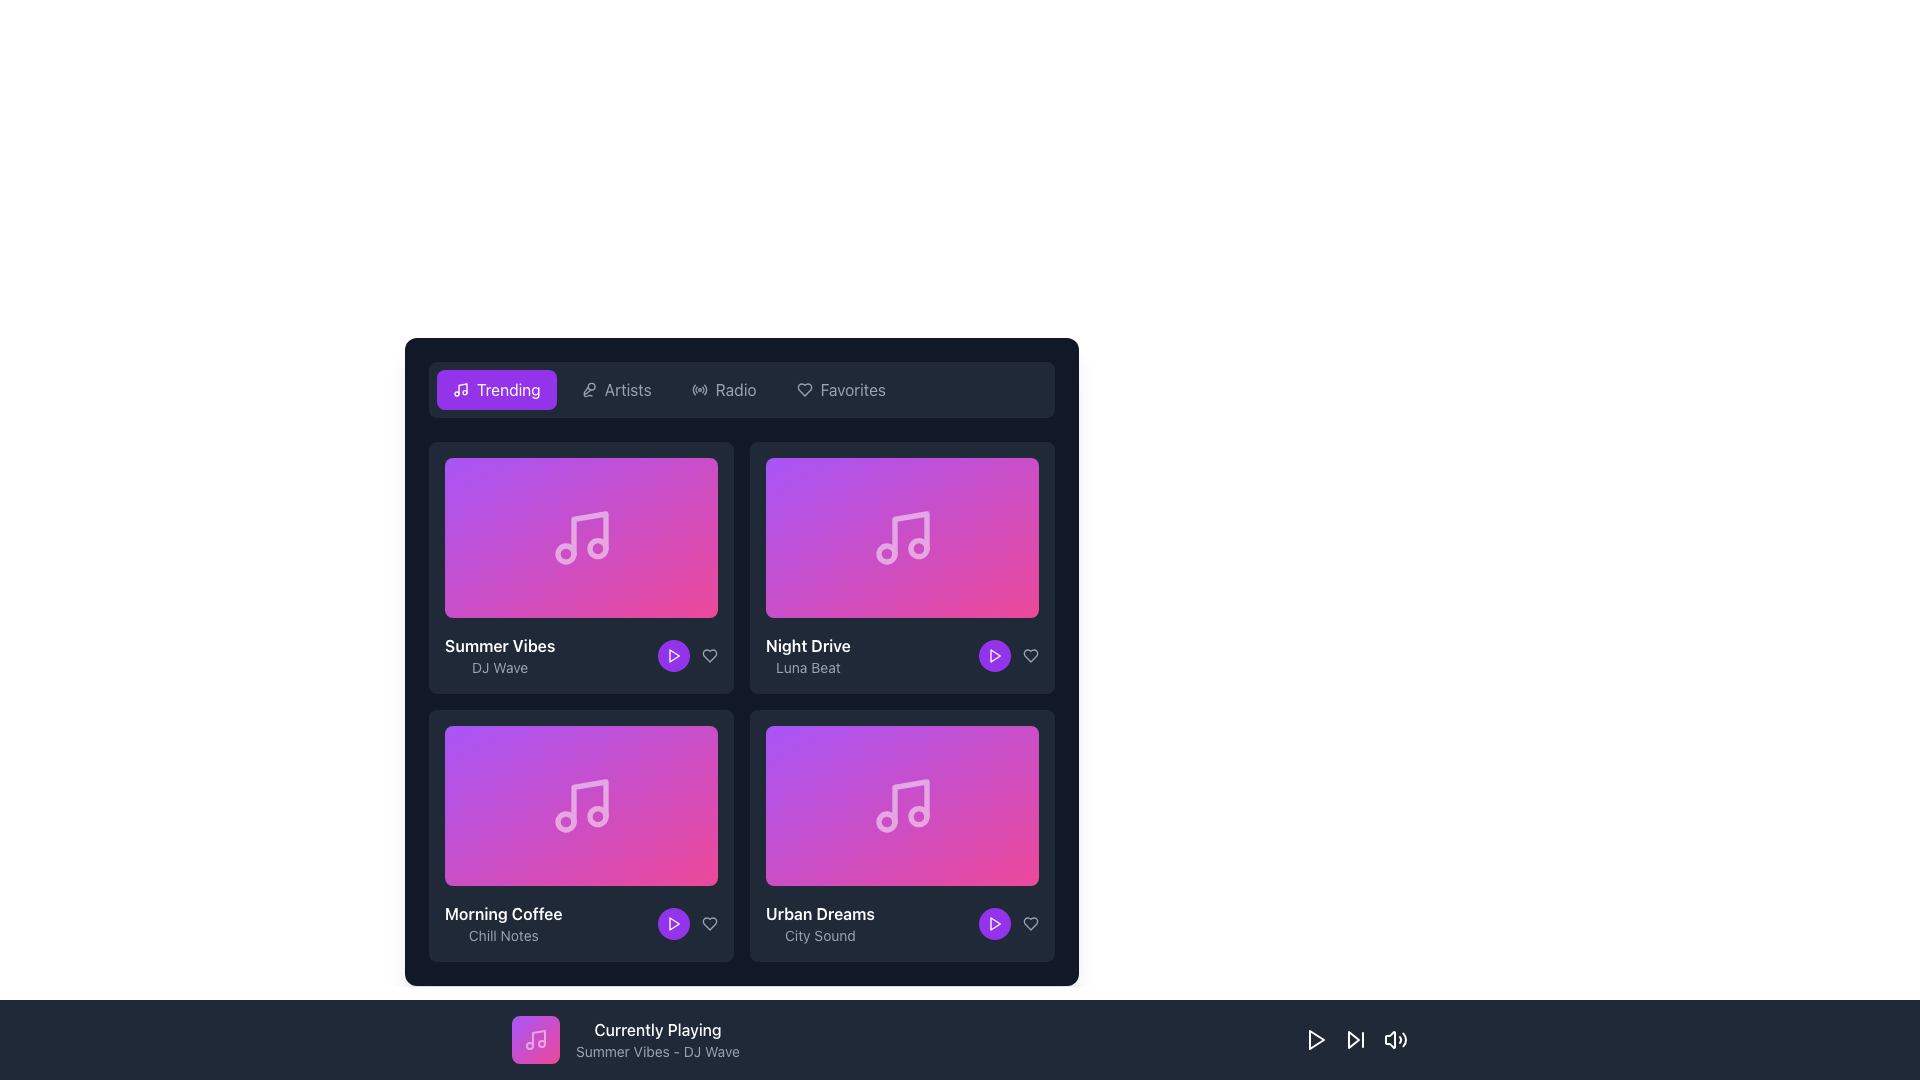  Describe the element at coordinates (901, 536) in the screenshot. I see `the musical note icon on the 'Night Drive' card, which is the second card in the top row of the grid` at that location.